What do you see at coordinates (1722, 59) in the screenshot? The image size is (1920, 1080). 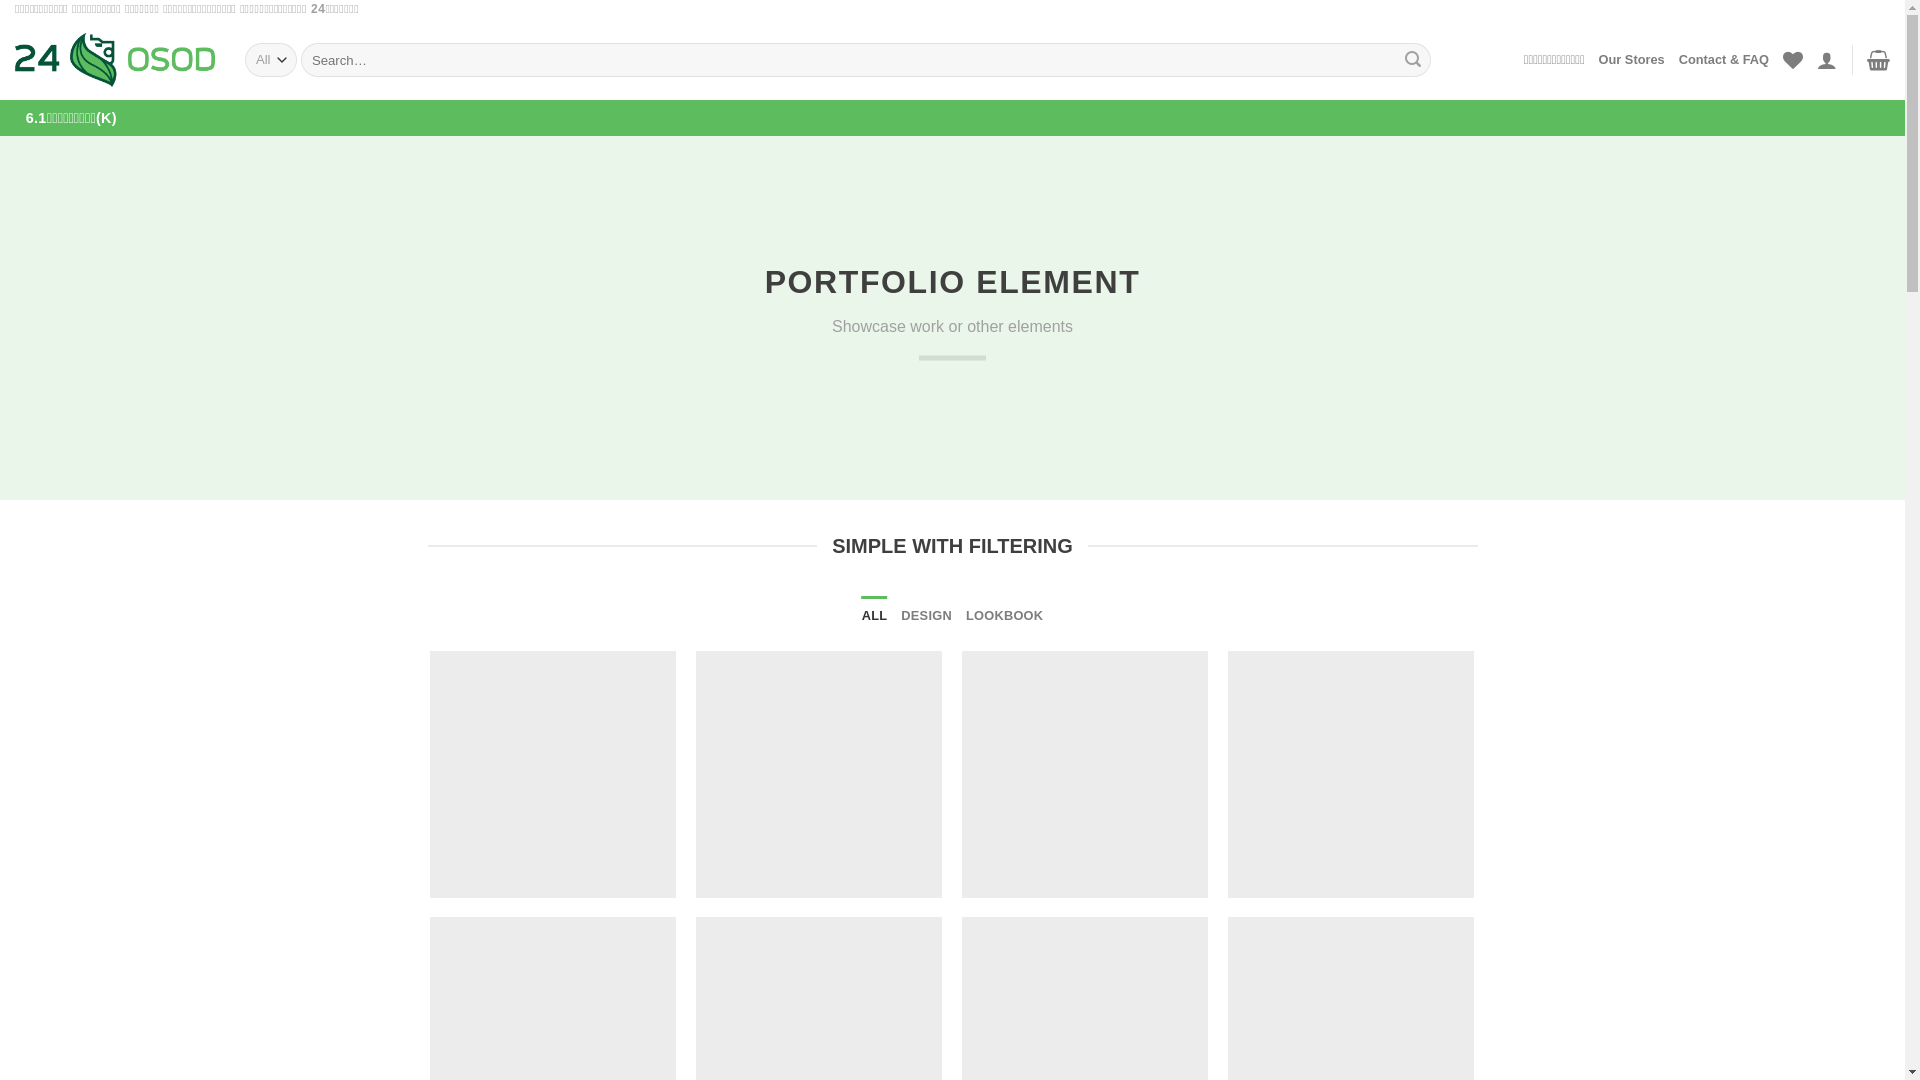 I see `'Contact & FAQ'` at bounding box center [1722, 59].